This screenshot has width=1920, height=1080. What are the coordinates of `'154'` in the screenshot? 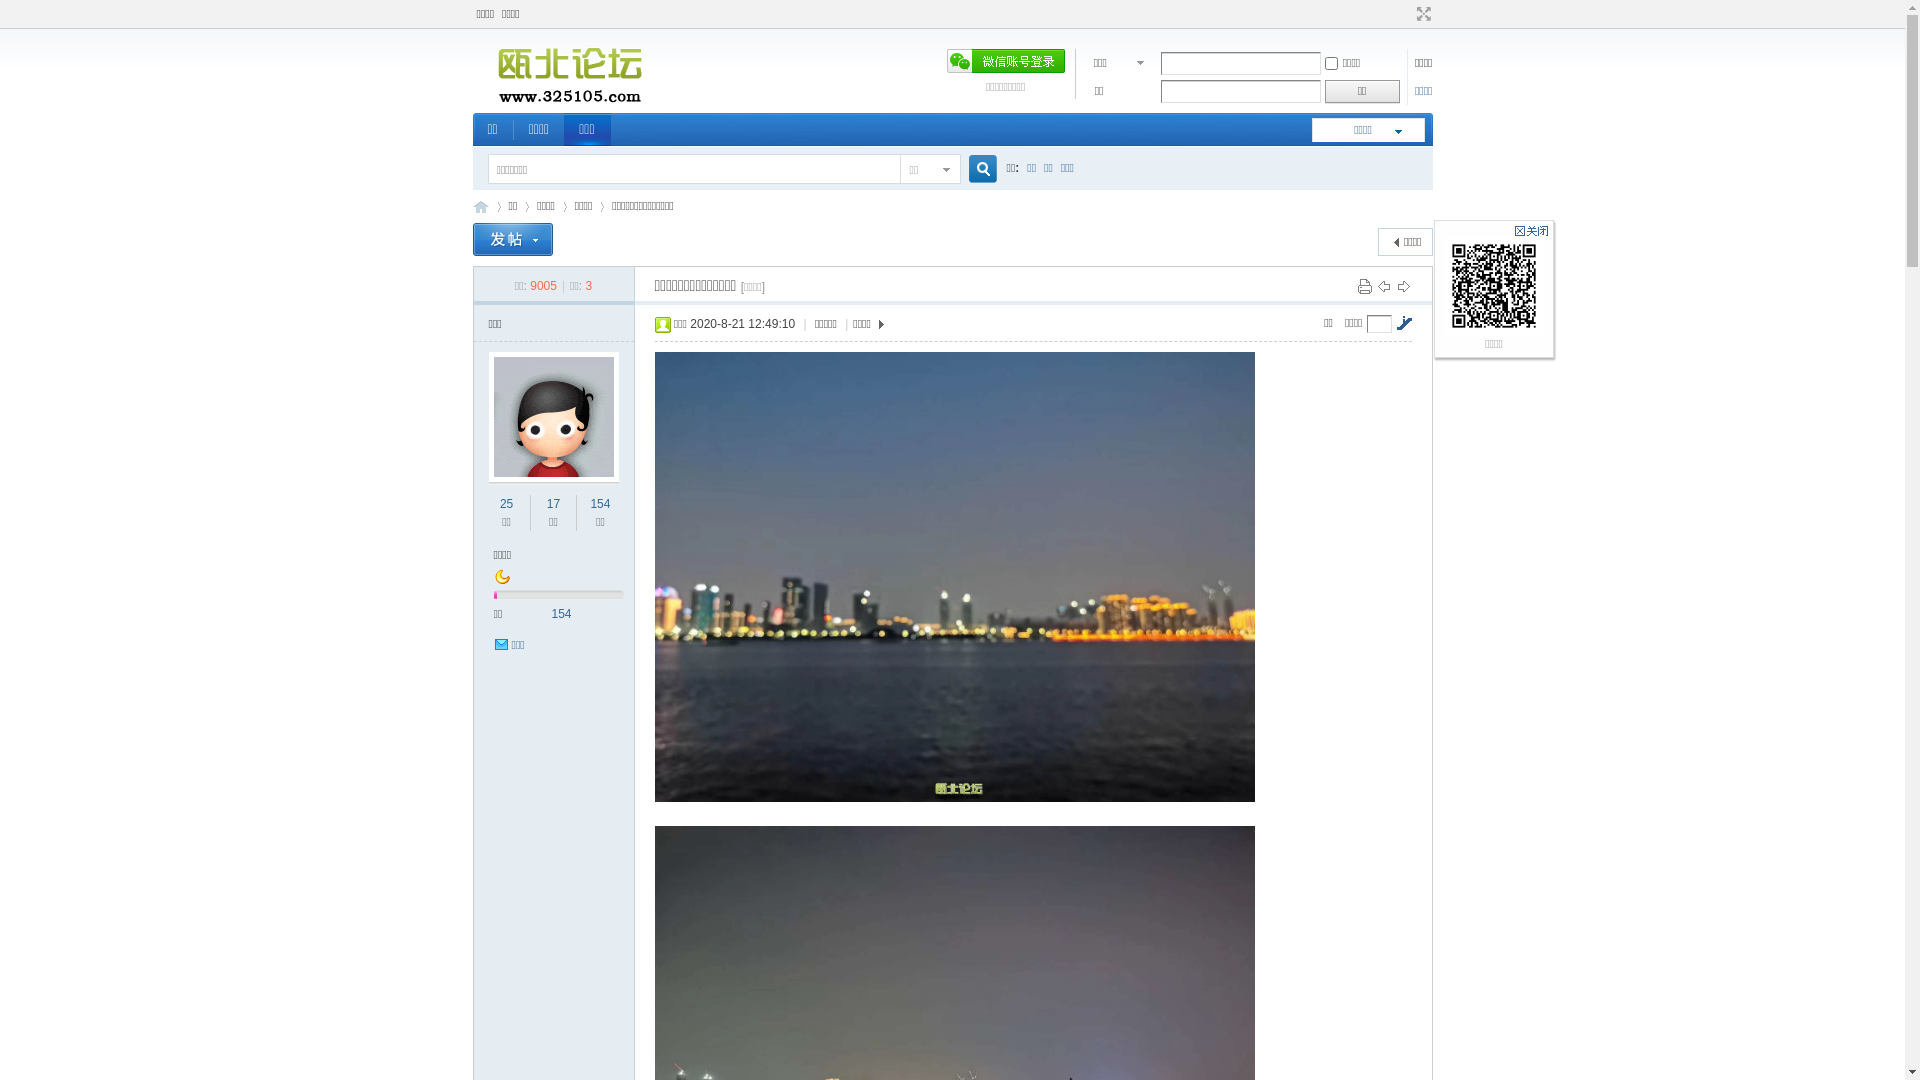 It's located at (599, 503).